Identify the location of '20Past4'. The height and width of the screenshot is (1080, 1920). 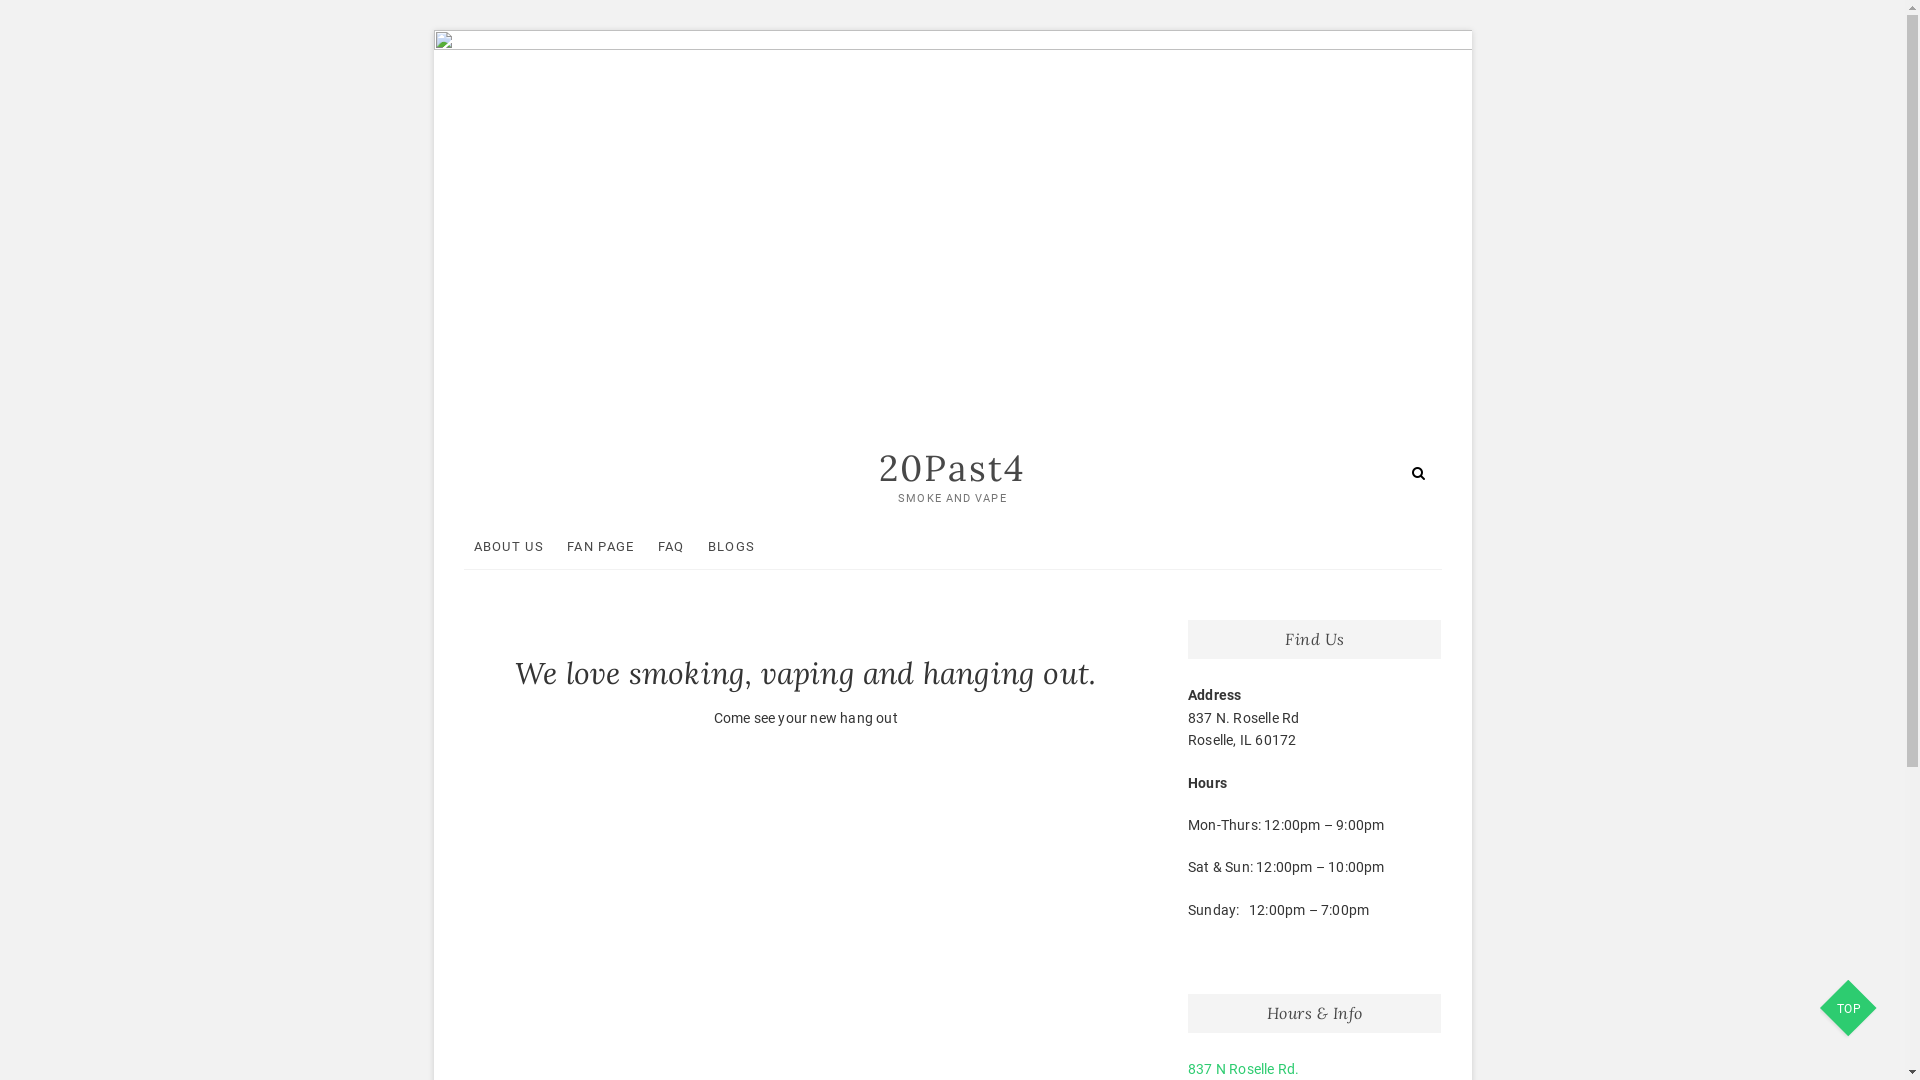
(951, 467).